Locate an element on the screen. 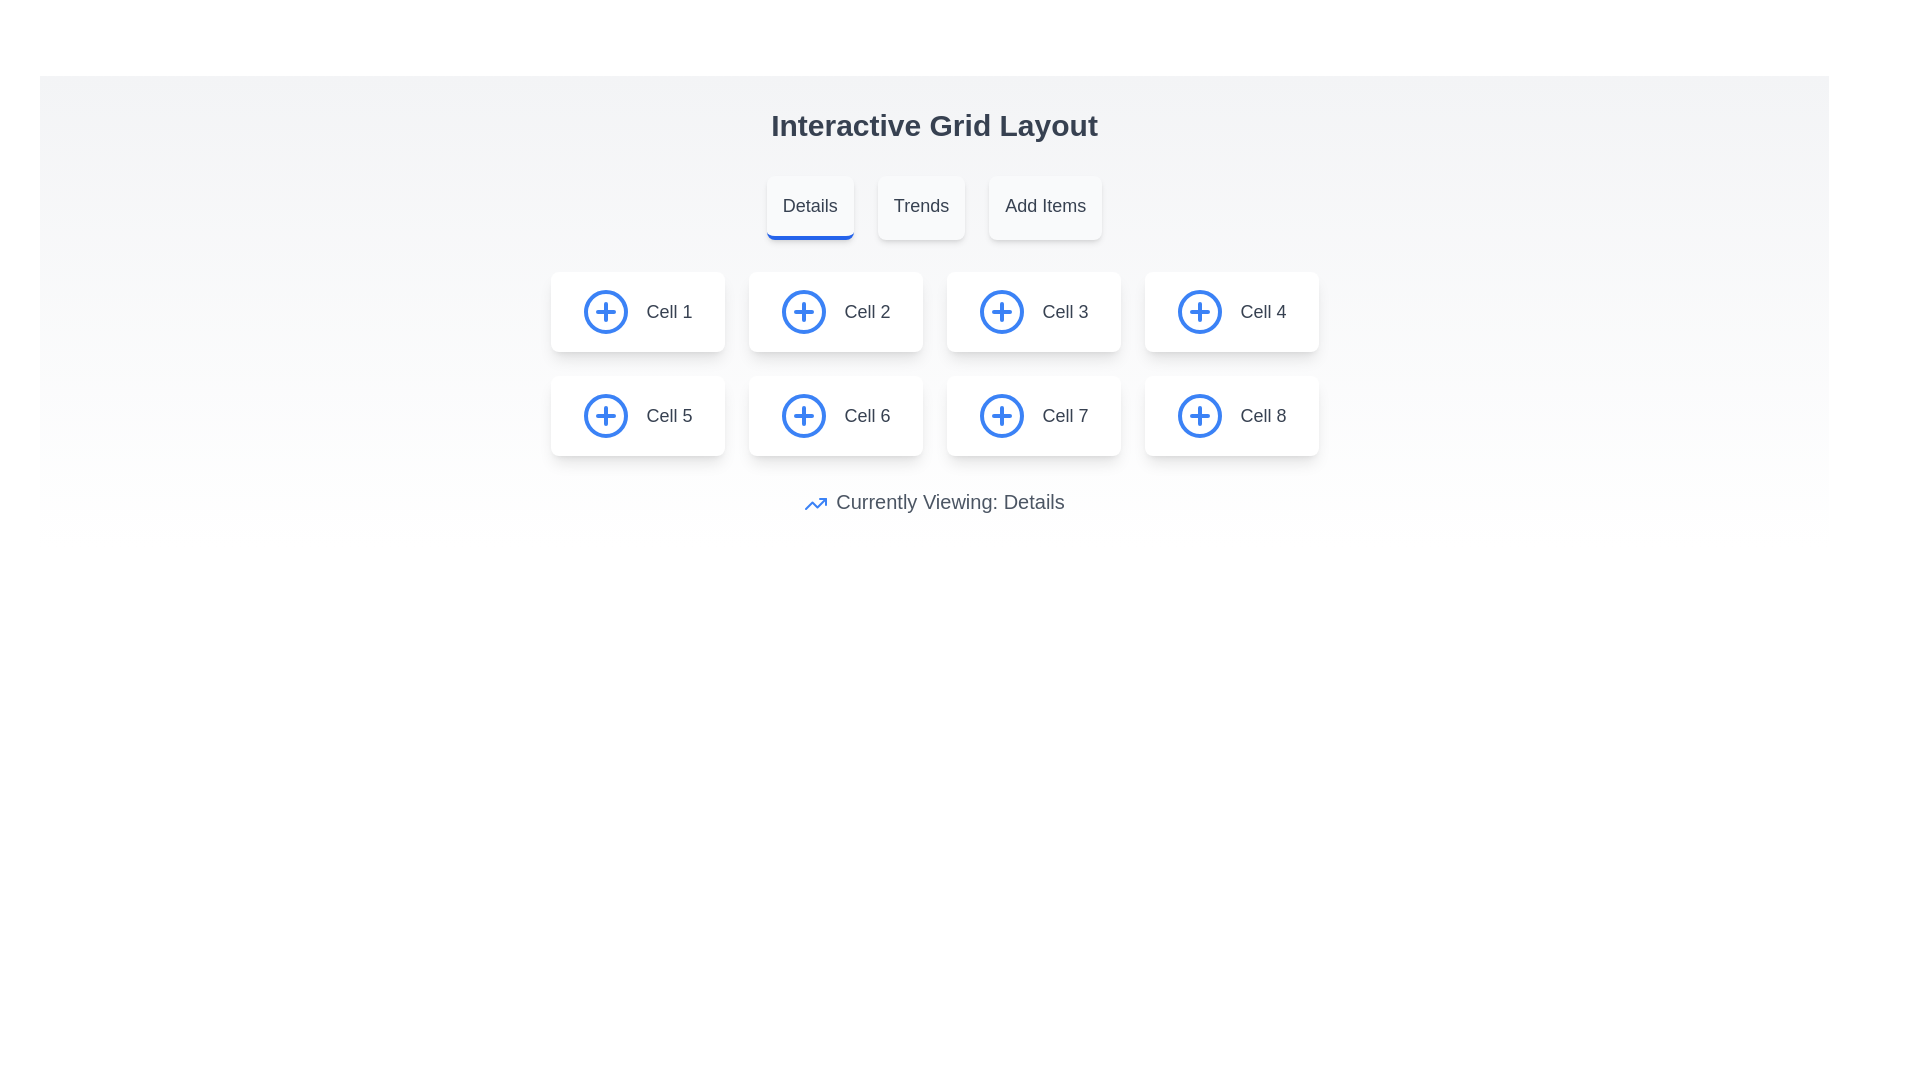 This screenshot has width=1920, height=1080. the first card in the second row of a grid that is associated with 'Cell 5'. This element serves as an interactive button or card for viewing details or adding items is located at coordinates (636, 415).